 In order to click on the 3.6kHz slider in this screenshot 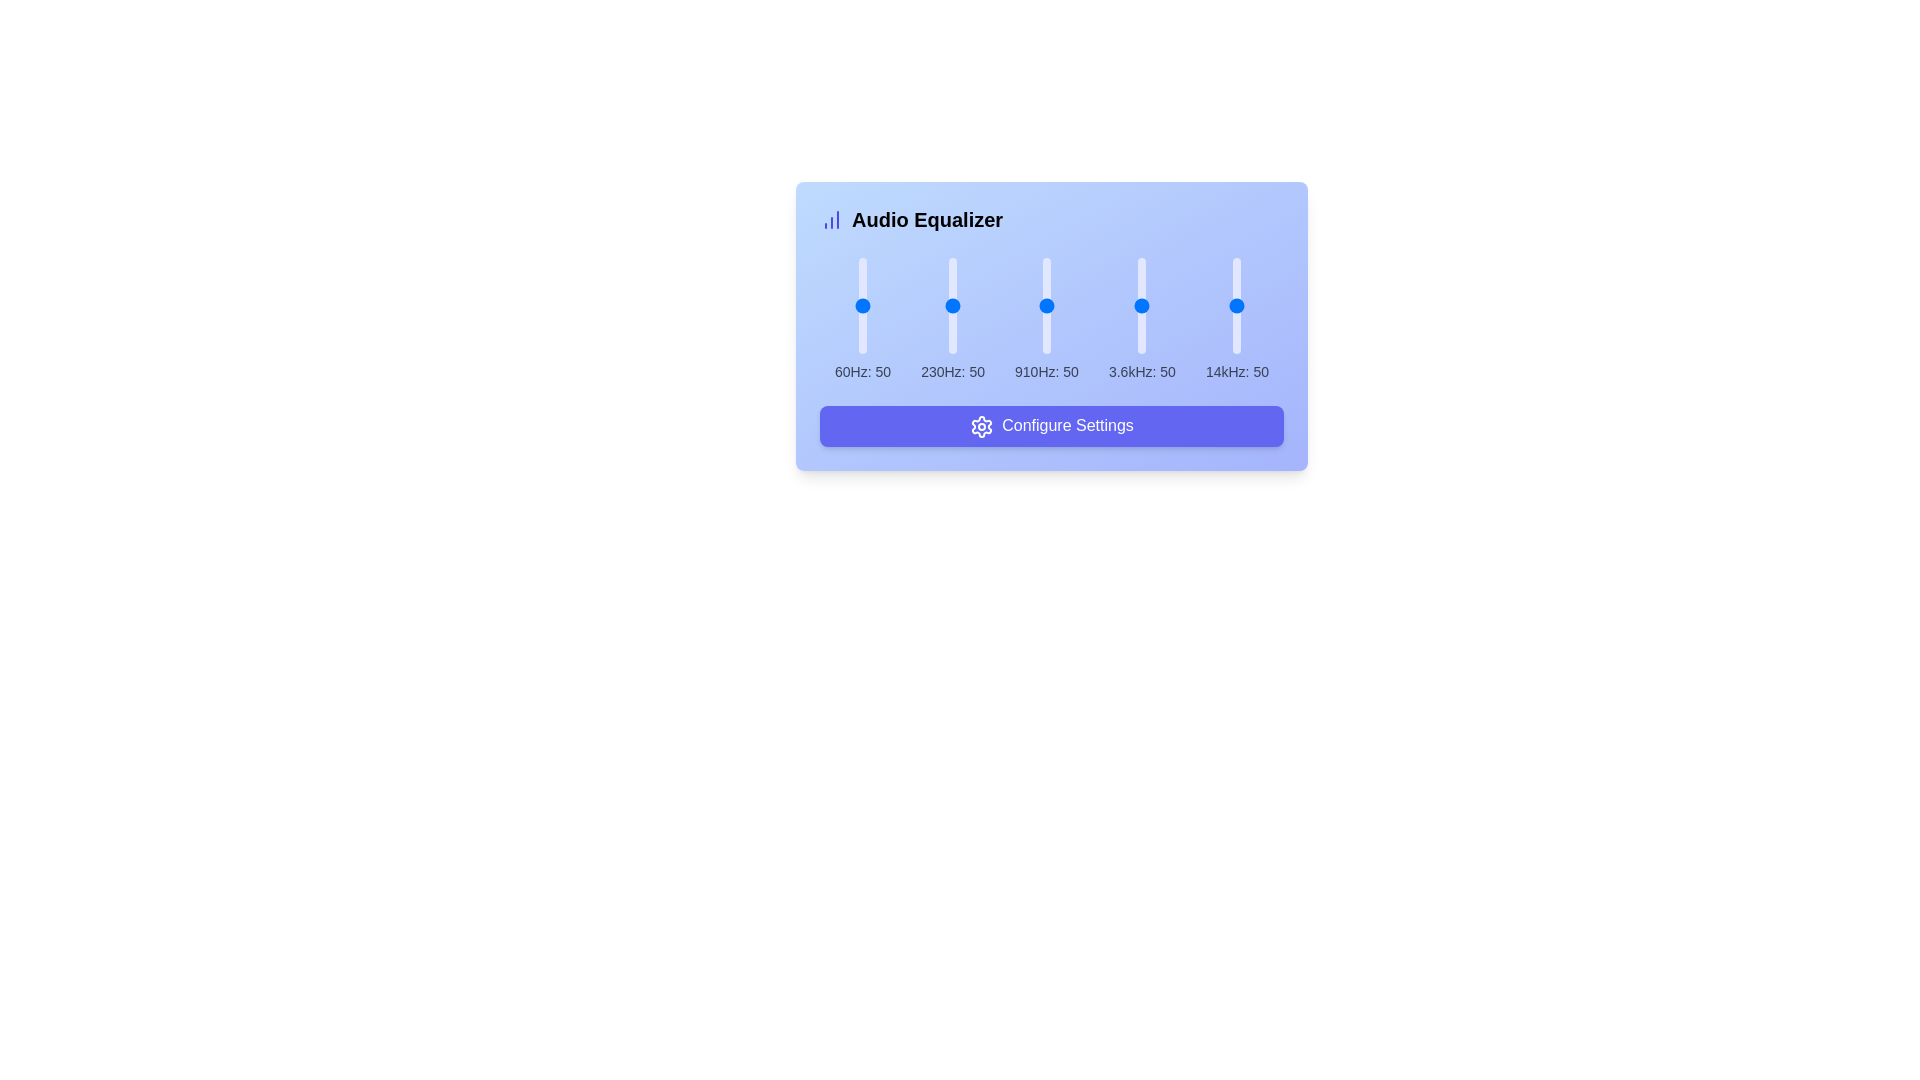, I will do `click(1142, 315)`.